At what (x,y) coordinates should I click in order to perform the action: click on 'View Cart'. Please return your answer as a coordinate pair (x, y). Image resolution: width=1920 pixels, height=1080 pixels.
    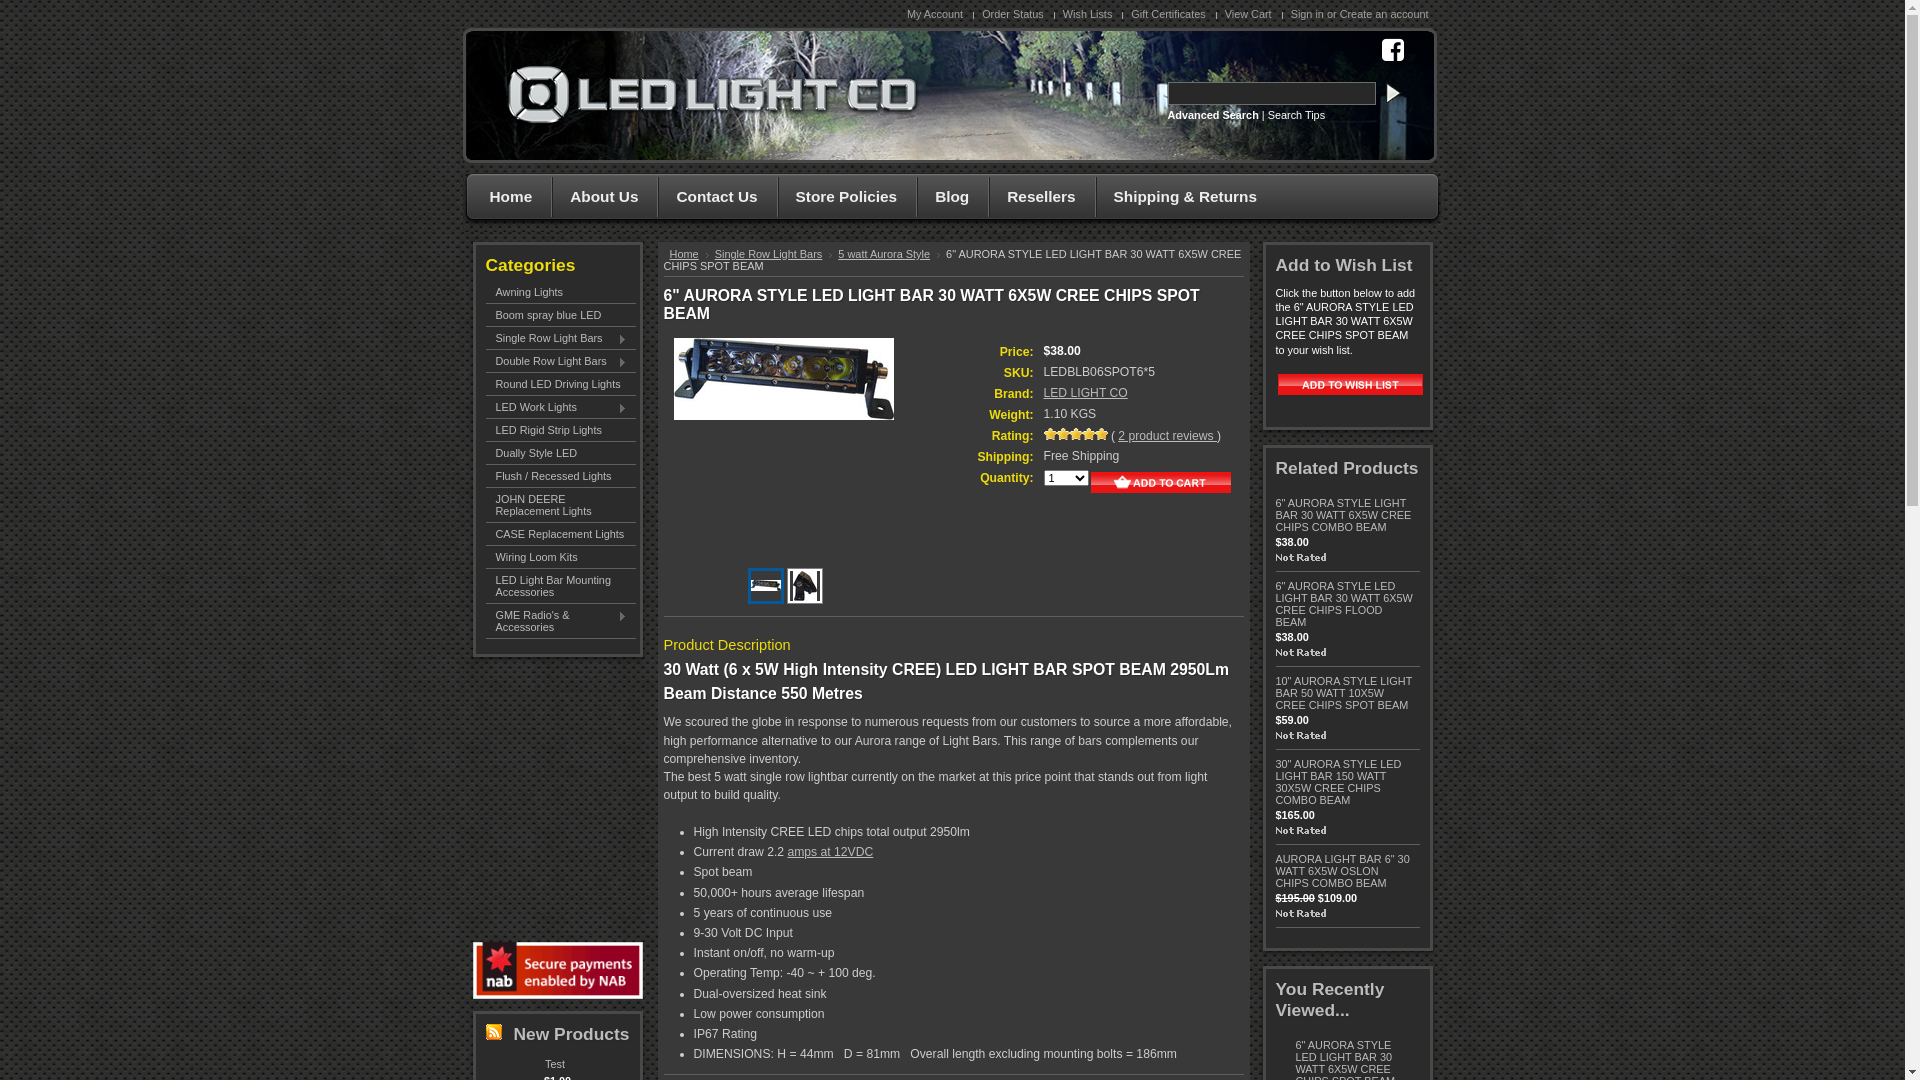
    Looking at the image, I should click on (1250, 14).